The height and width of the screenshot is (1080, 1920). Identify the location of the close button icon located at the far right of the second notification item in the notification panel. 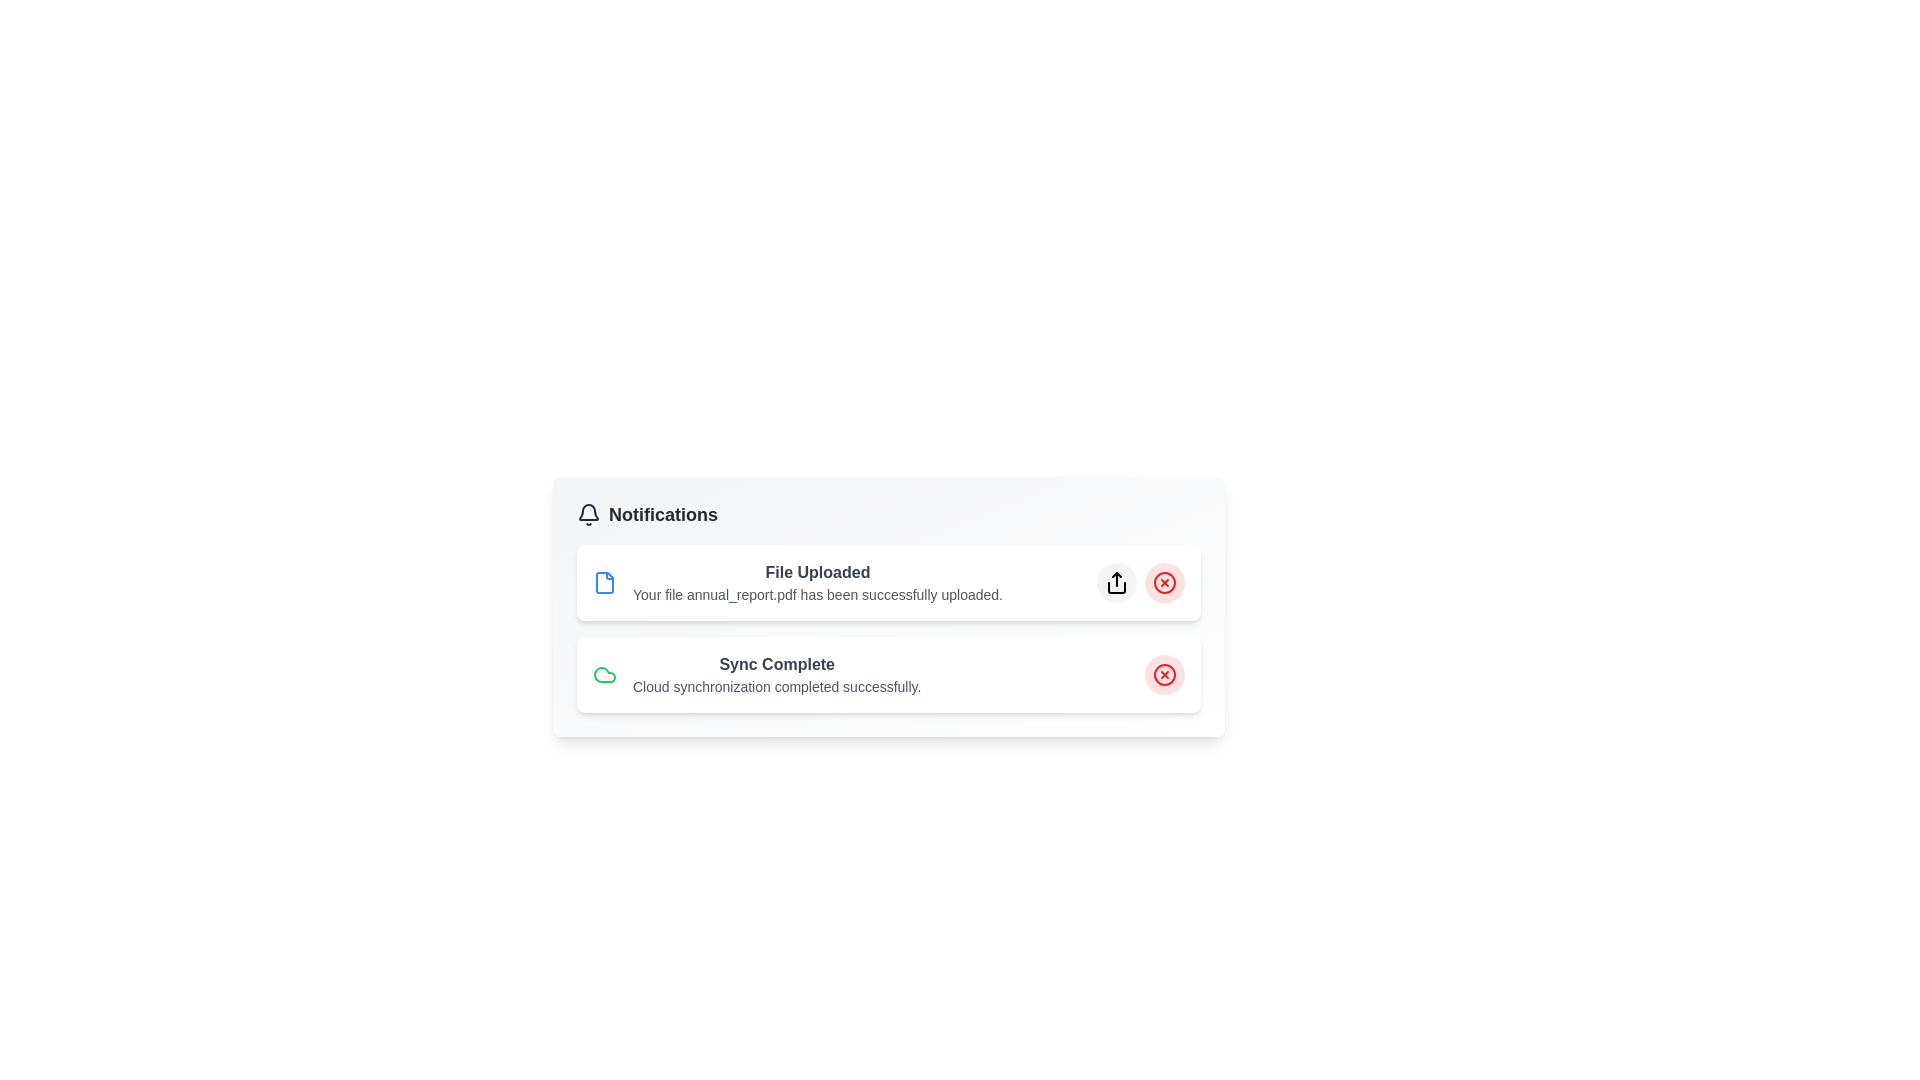
(1165, 675).